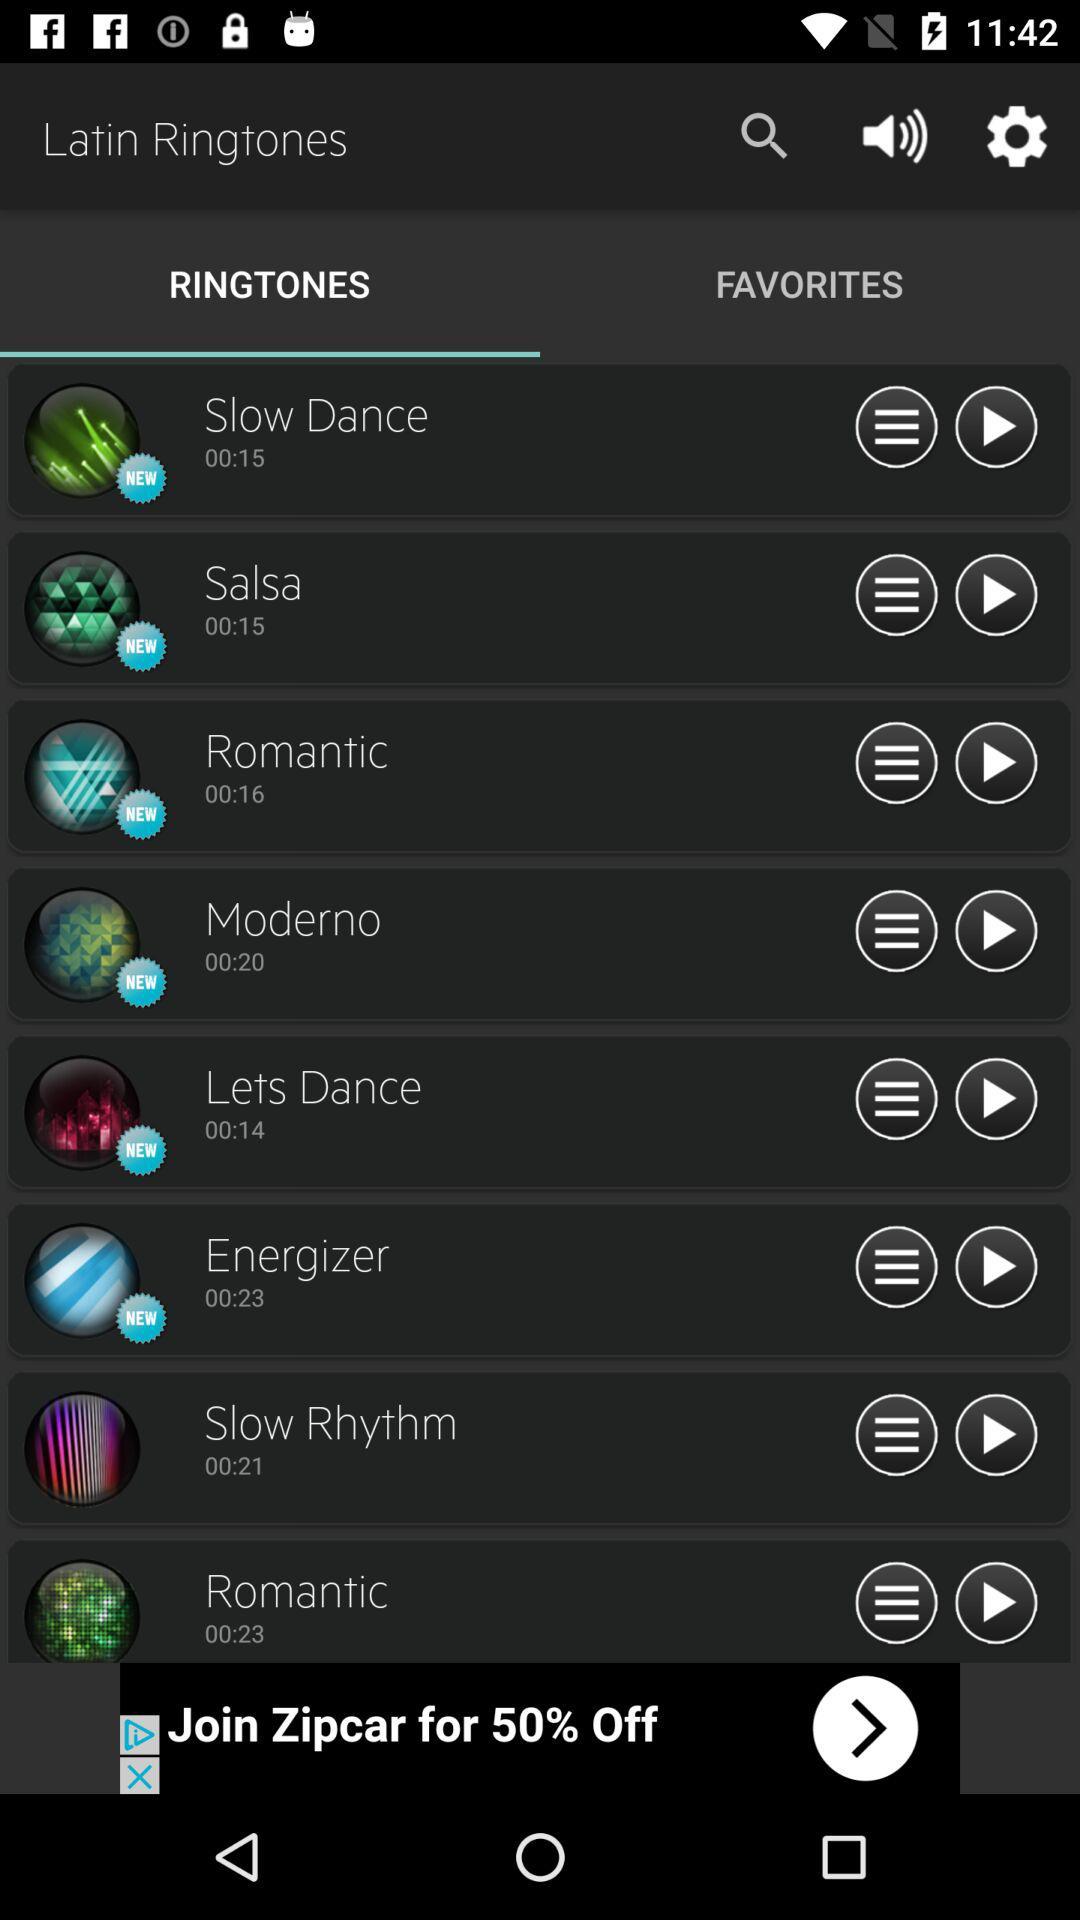  Describe the element at coordinates (80, 776) in the screenshot. I see `the icon which is left side of the romantic` at that location.